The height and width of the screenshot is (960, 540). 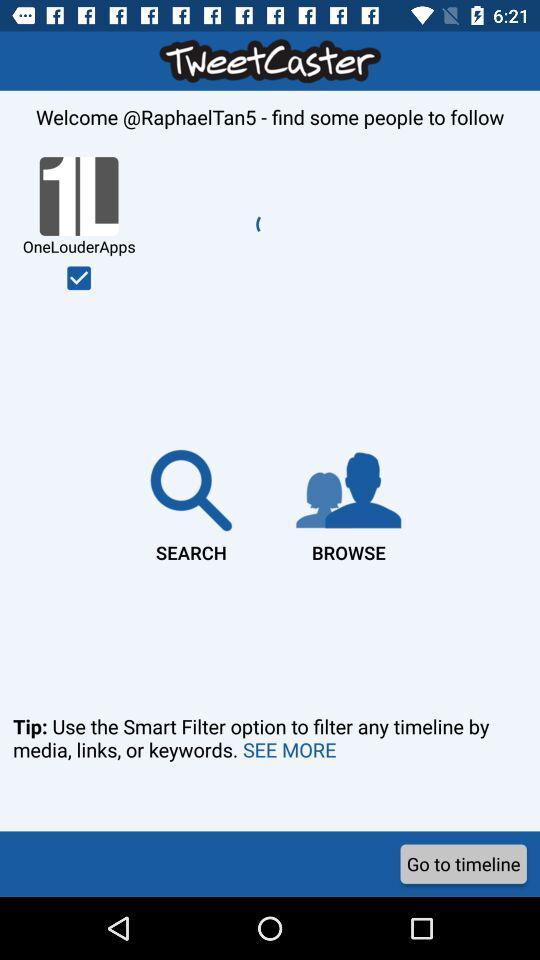 I want to click on the item to the left of the browse, so click(x=191, y=501).